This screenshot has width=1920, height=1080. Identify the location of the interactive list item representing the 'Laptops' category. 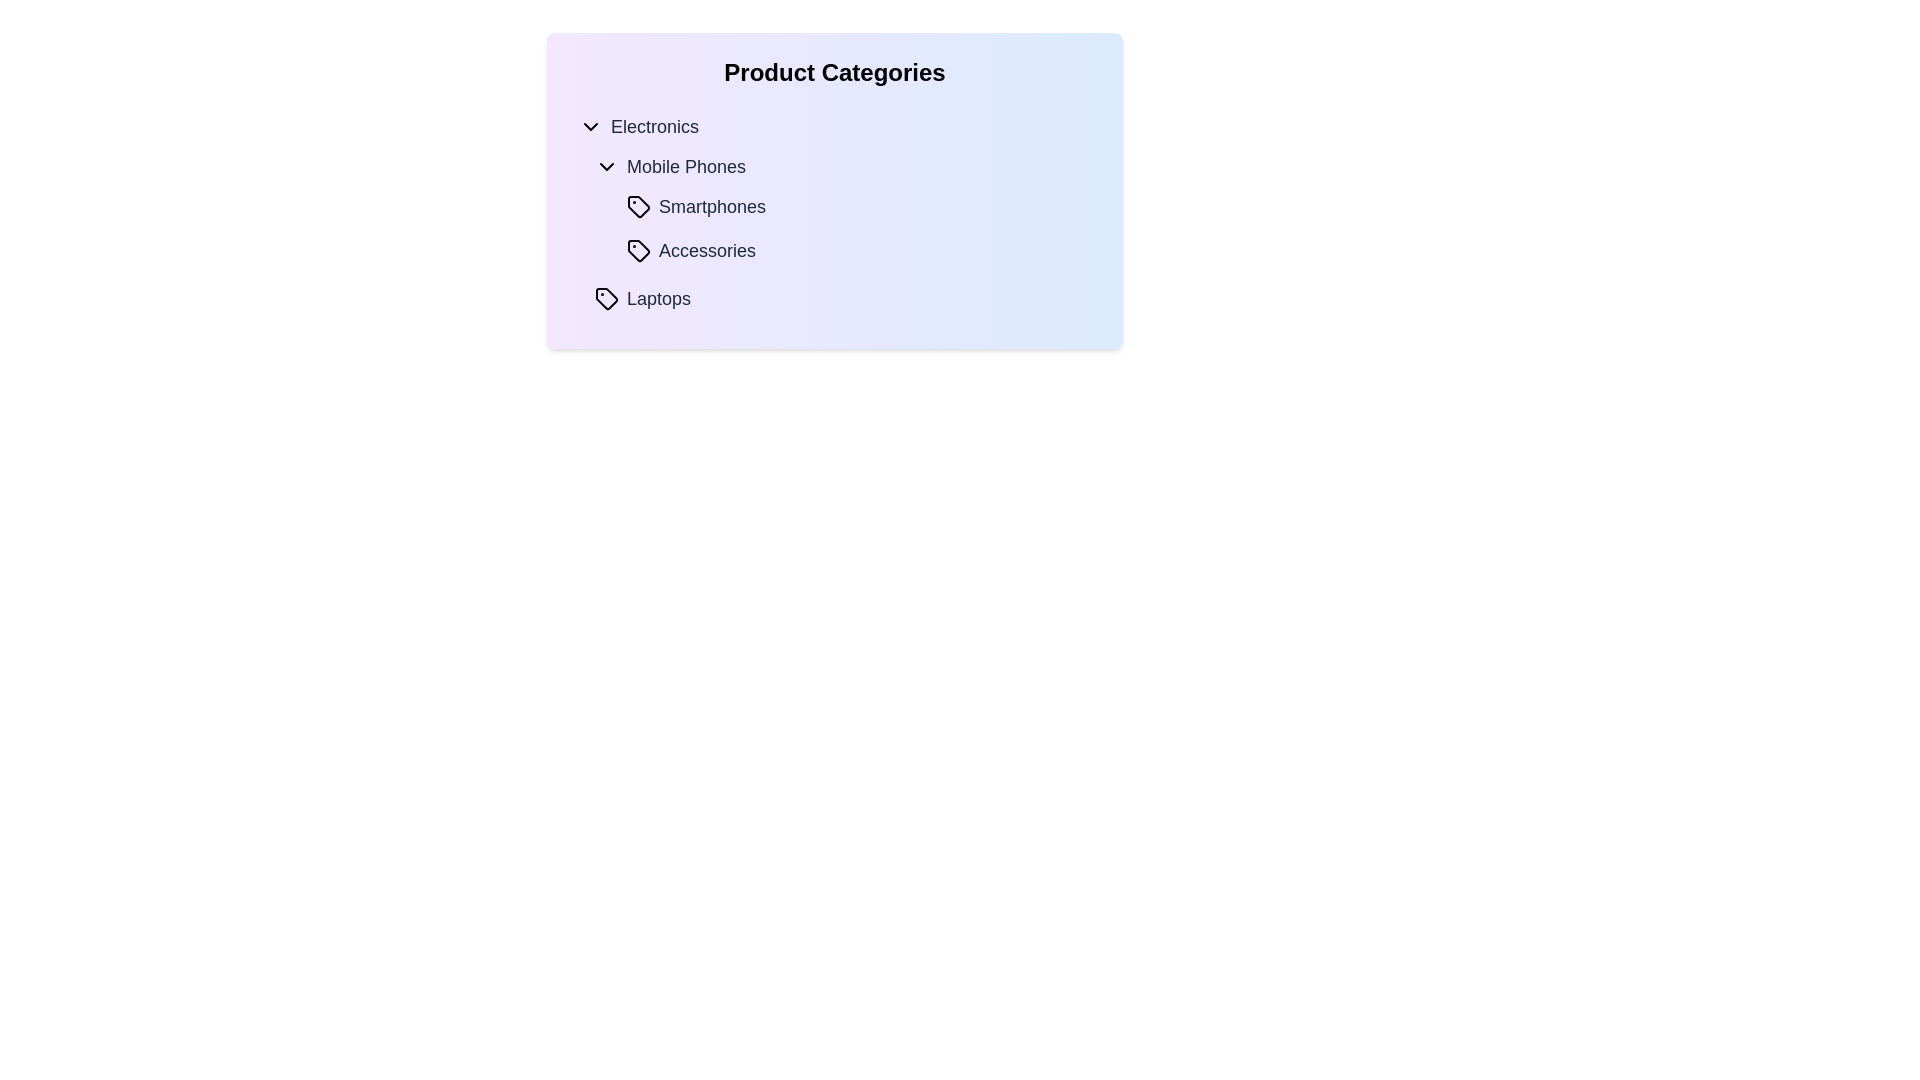
(843, 299).